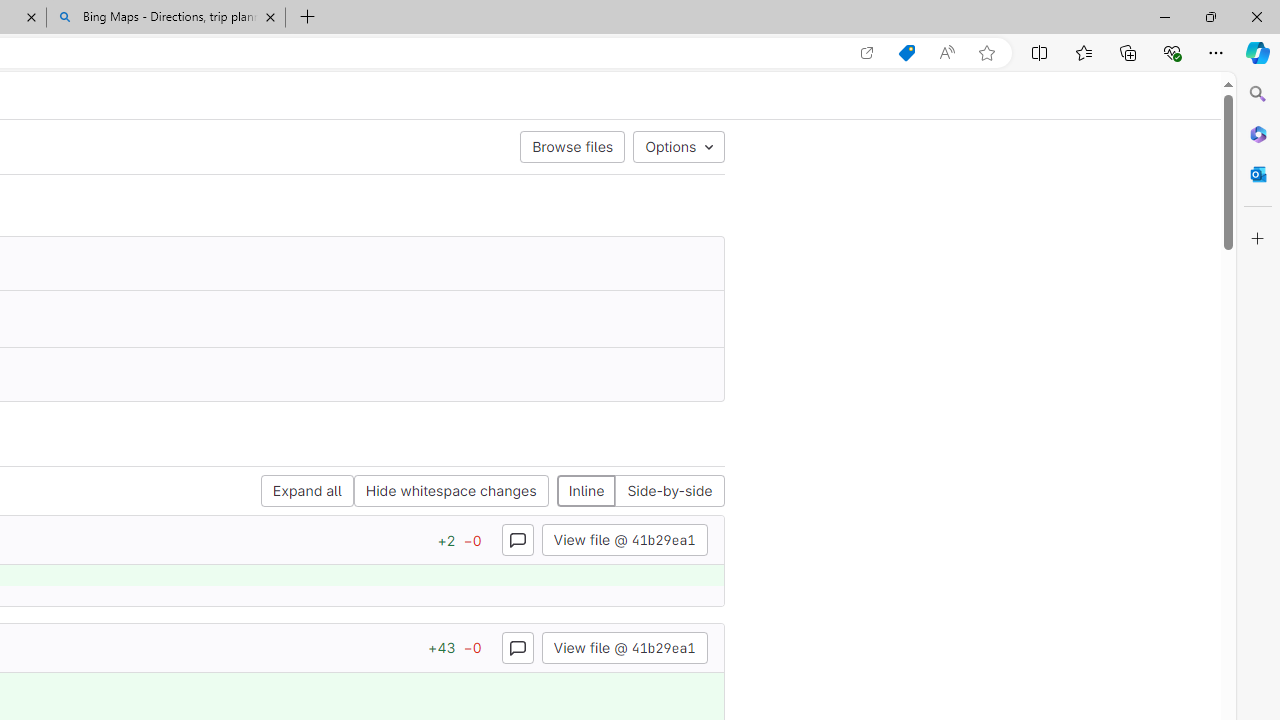 The image size is (1280, 720). Describe the element at coordinates (669, 491) in the screenshot. I see `'Side-by-side'` at that location.